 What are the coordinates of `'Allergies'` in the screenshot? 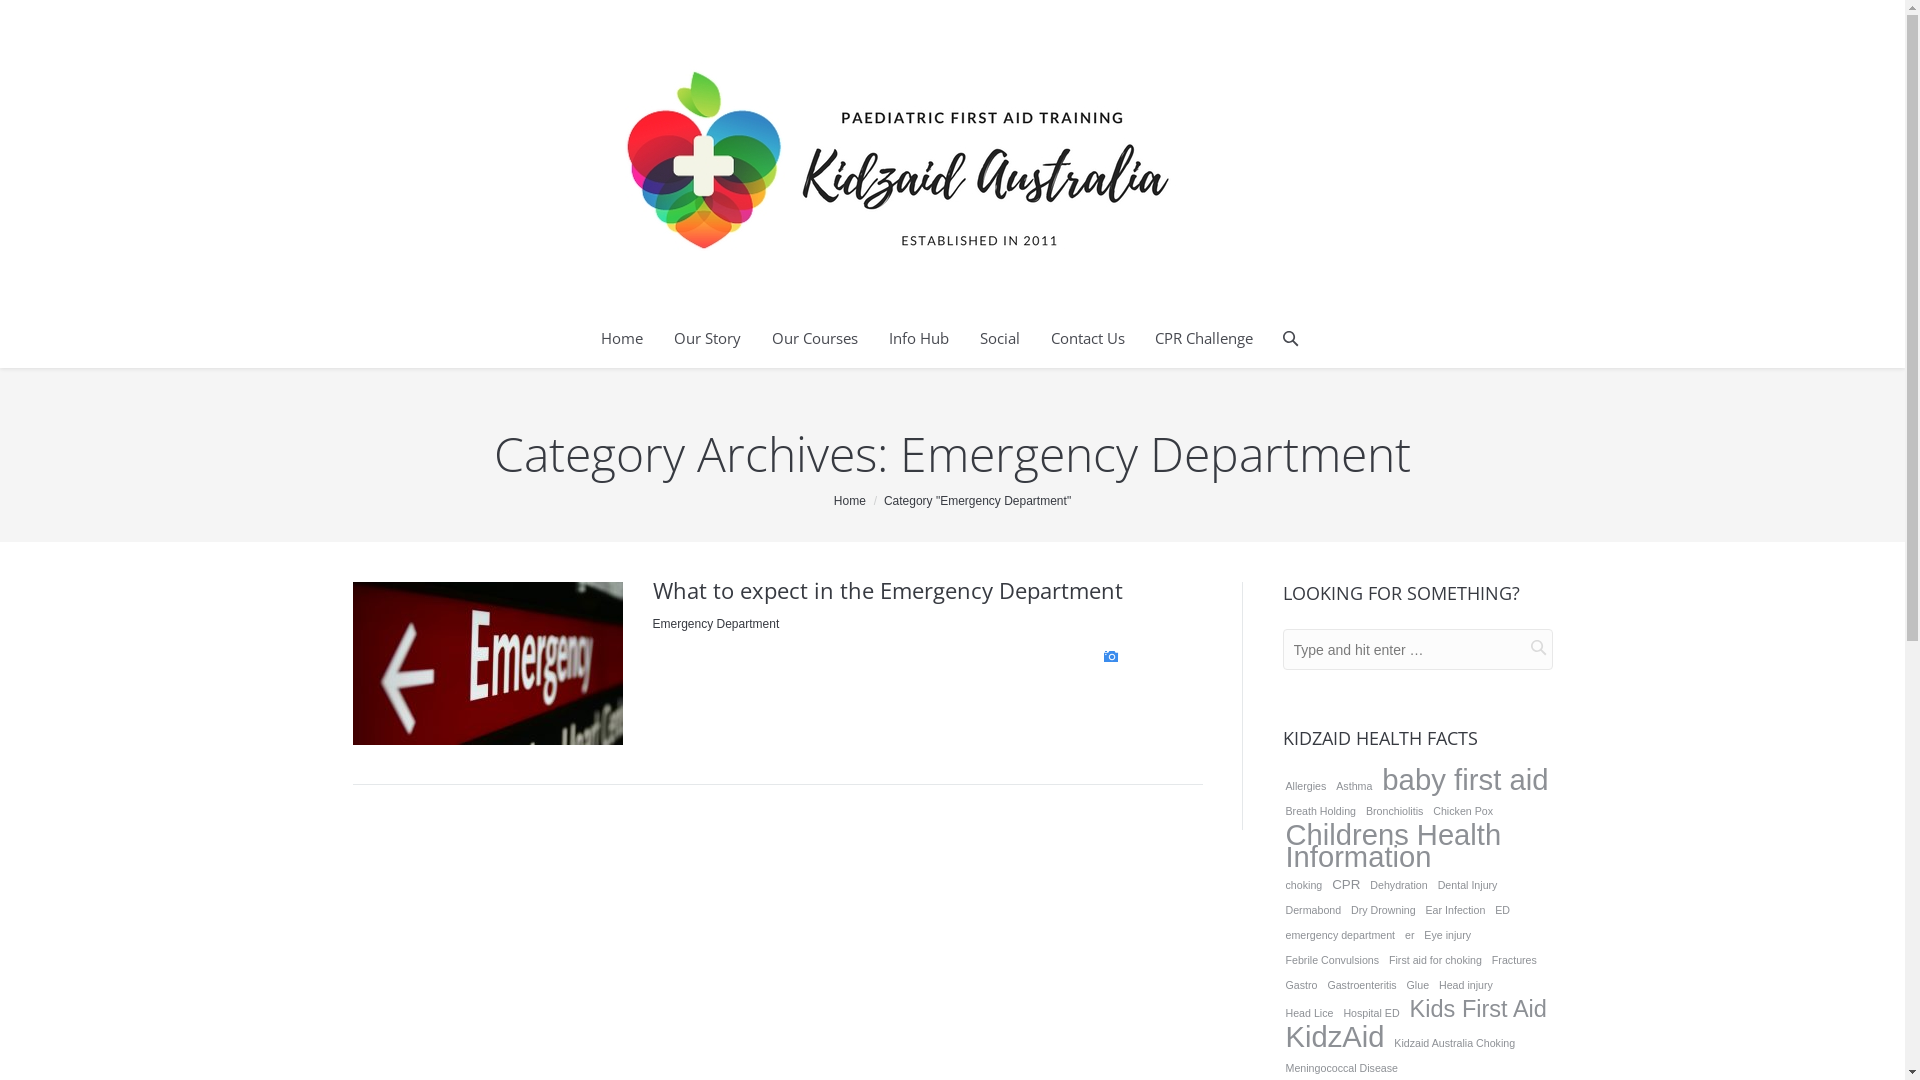 It's located at (1305, 785).